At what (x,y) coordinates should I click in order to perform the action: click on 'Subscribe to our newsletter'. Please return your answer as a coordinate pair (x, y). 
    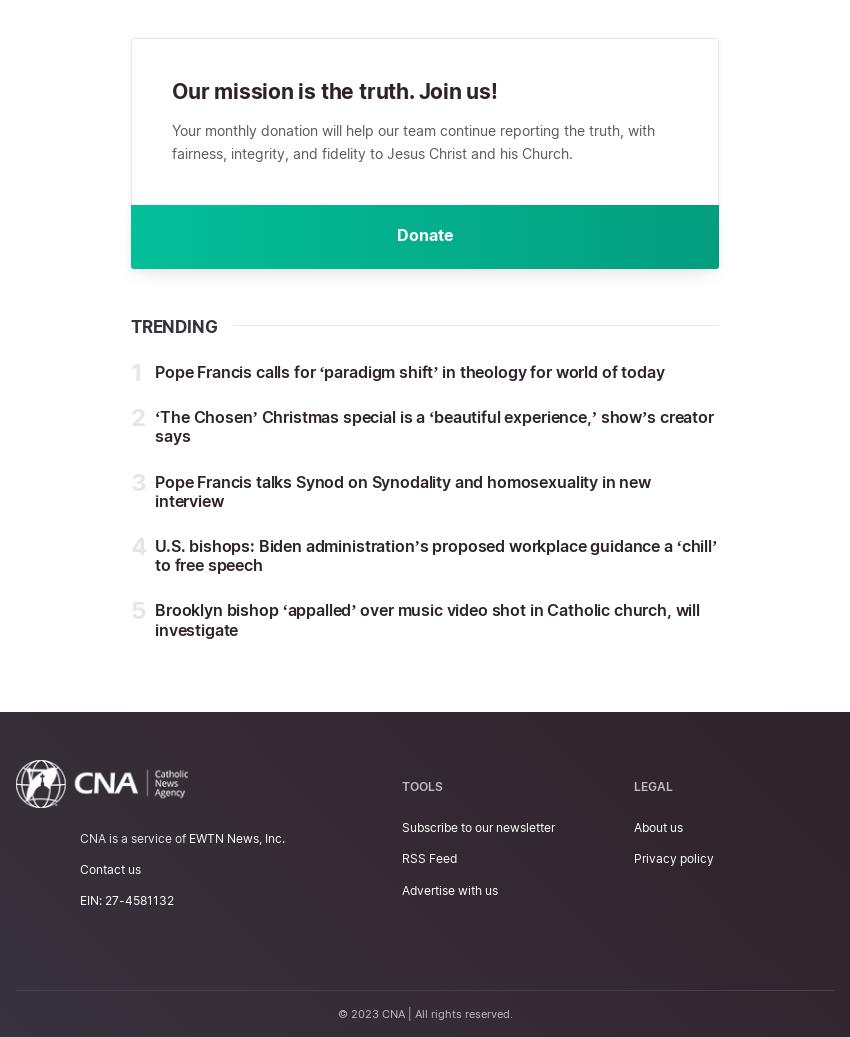
    Looking at the image, I should click on (478, 827).